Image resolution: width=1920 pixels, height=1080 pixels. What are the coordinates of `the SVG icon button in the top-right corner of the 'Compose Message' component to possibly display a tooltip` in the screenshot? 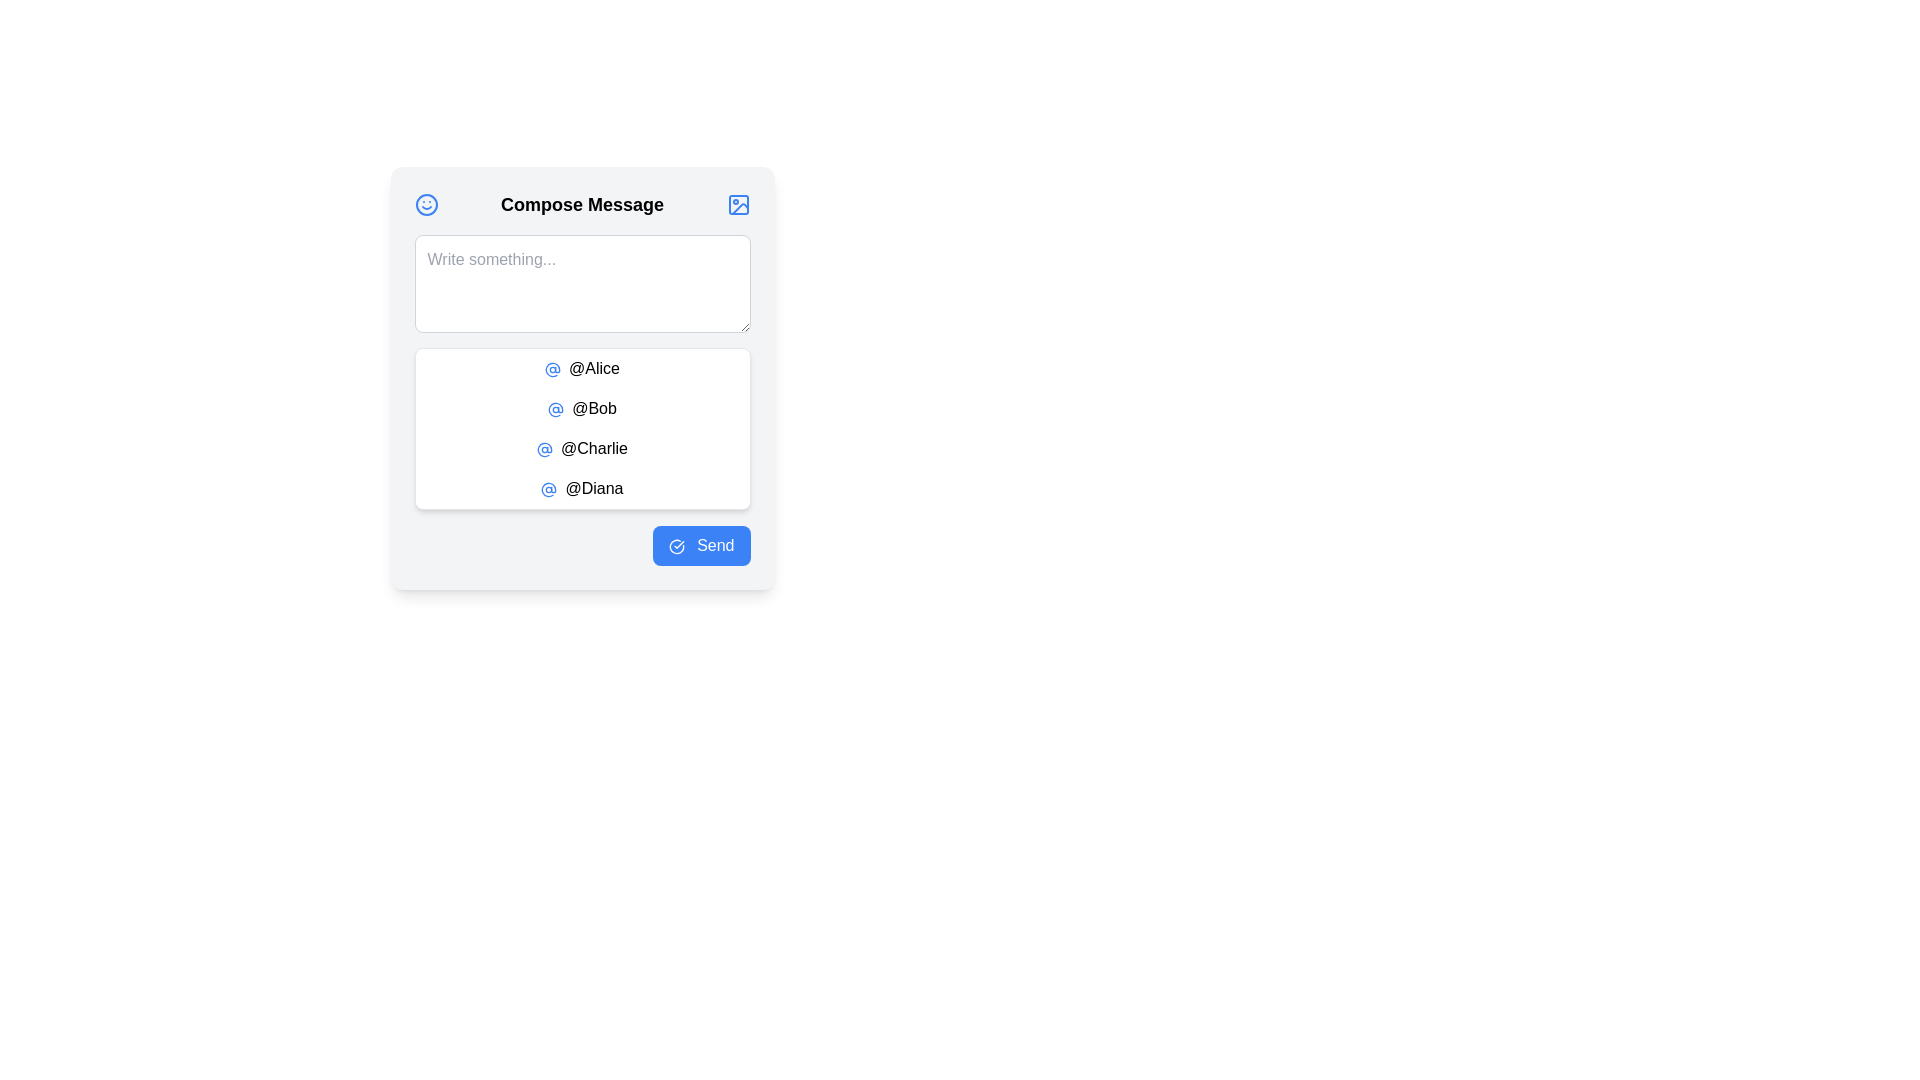 It's located at (737, 204).